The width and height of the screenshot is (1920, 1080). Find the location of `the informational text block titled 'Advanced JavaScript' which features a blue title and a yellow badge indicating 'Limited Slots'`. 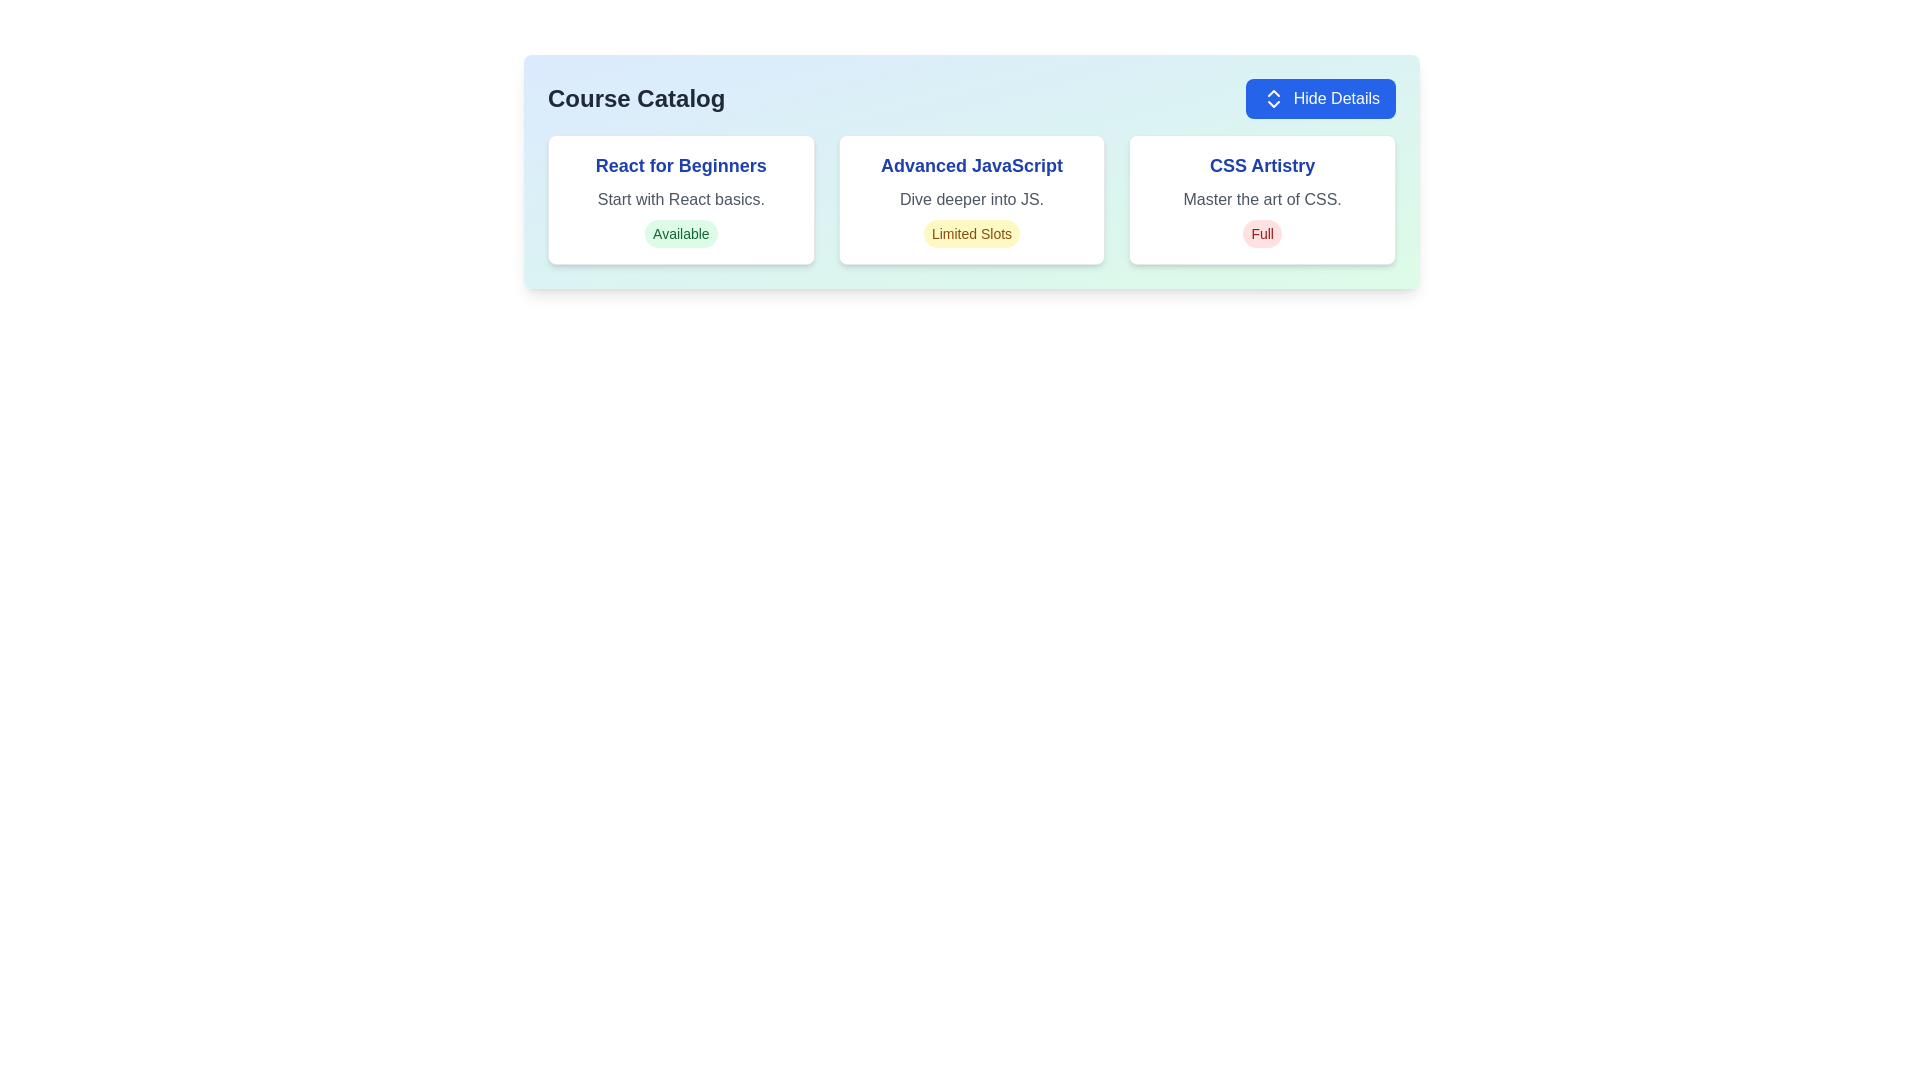

the informational text block titled 'Advanced JavaScript' which features a blue title and a yellow badge indicating 'Limited Slots' is located at coordinates (971, 200).